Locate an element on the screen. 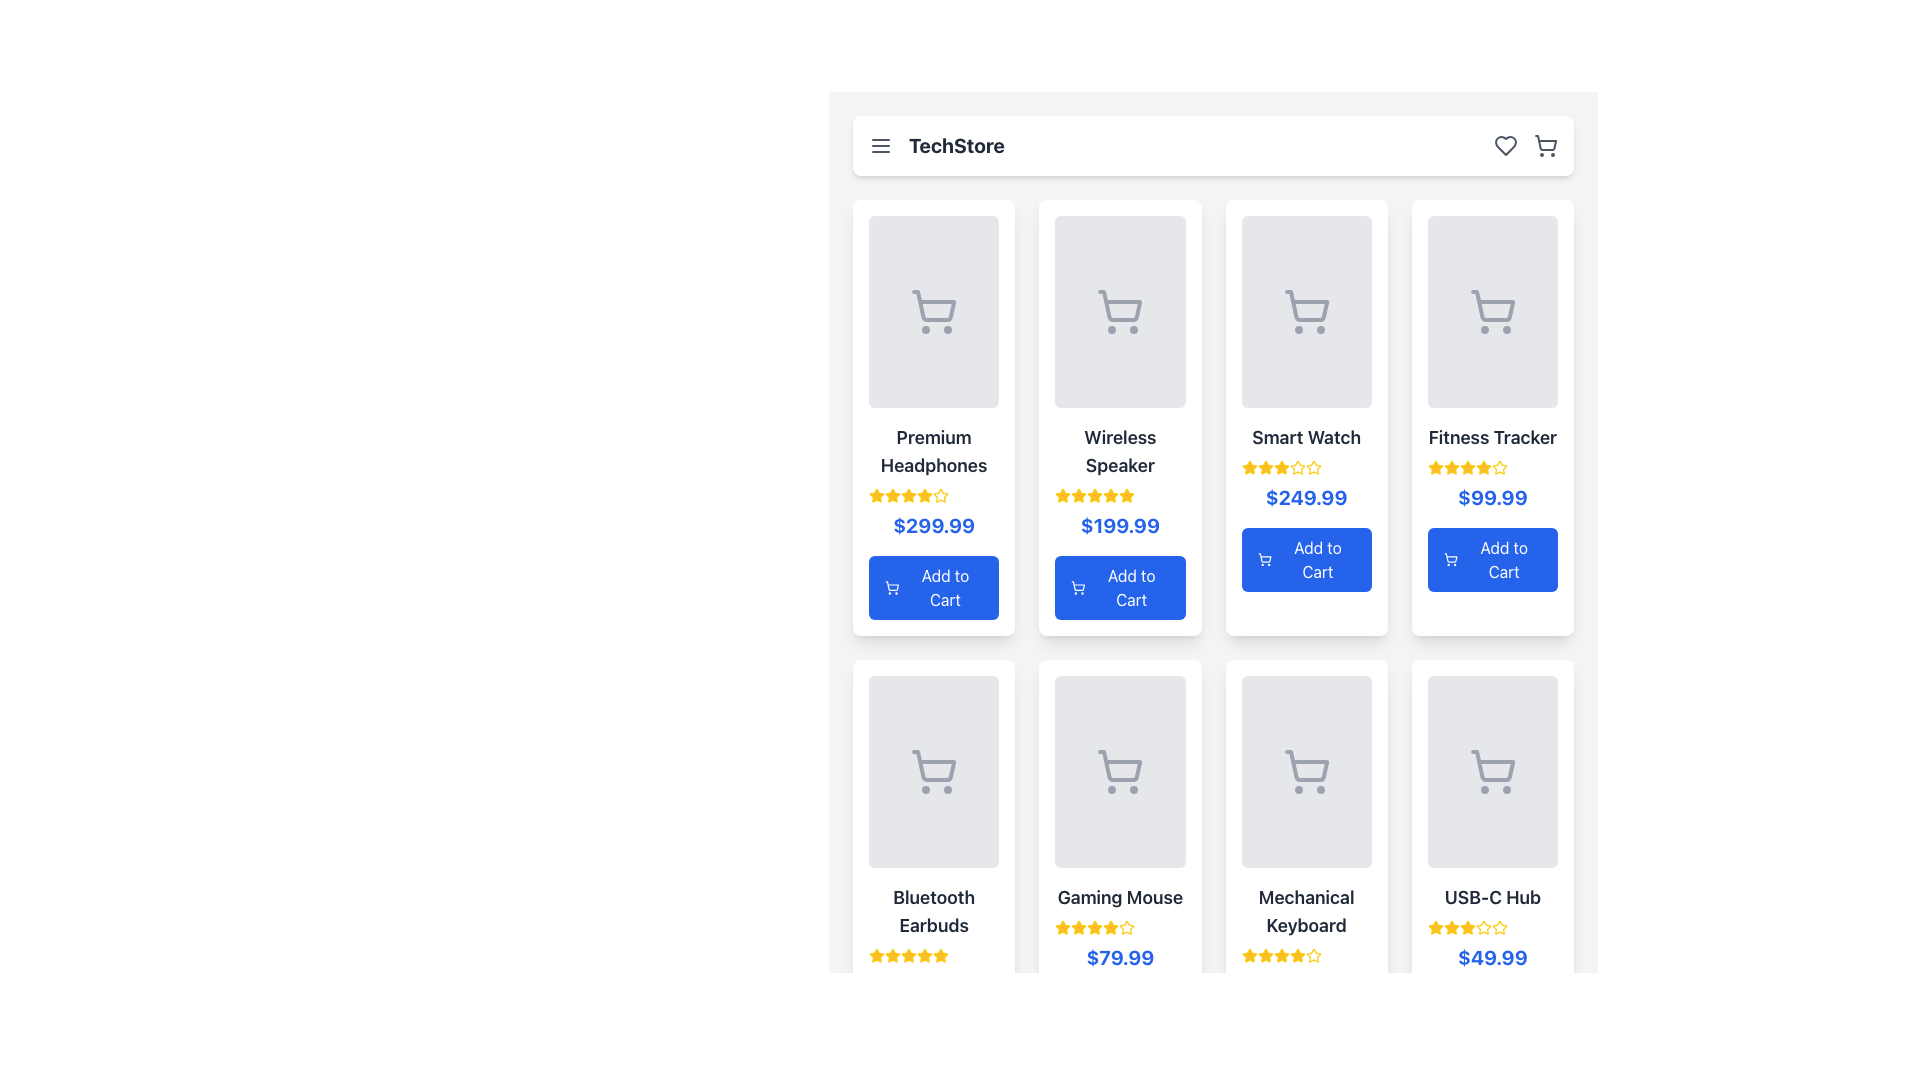  the fourth star icon in the rating system for the 'Smart Watch' product to assign a rating is located at coordinates (1296, 466).